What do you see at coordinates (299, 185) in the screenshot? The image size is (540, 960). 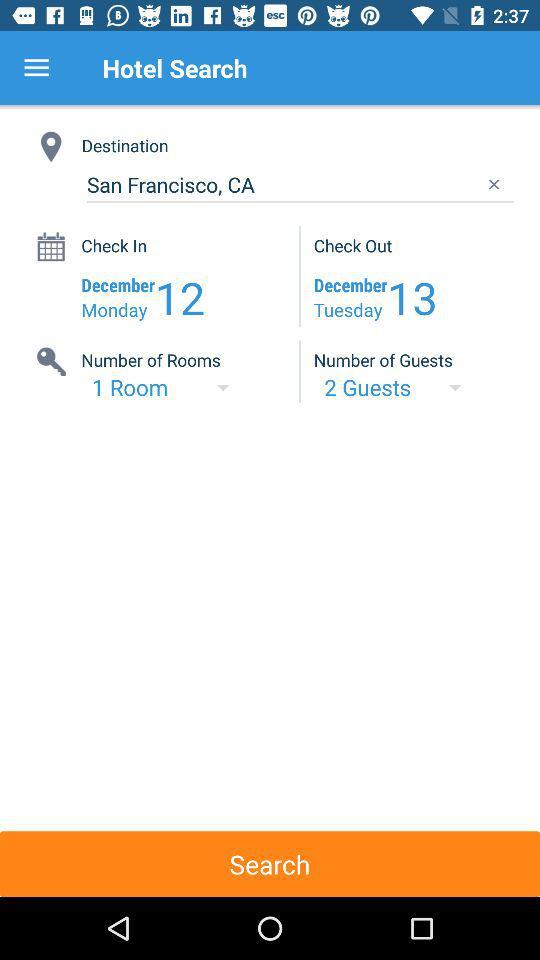 I see `icon below the destination item` at bounding box center [299, 185].